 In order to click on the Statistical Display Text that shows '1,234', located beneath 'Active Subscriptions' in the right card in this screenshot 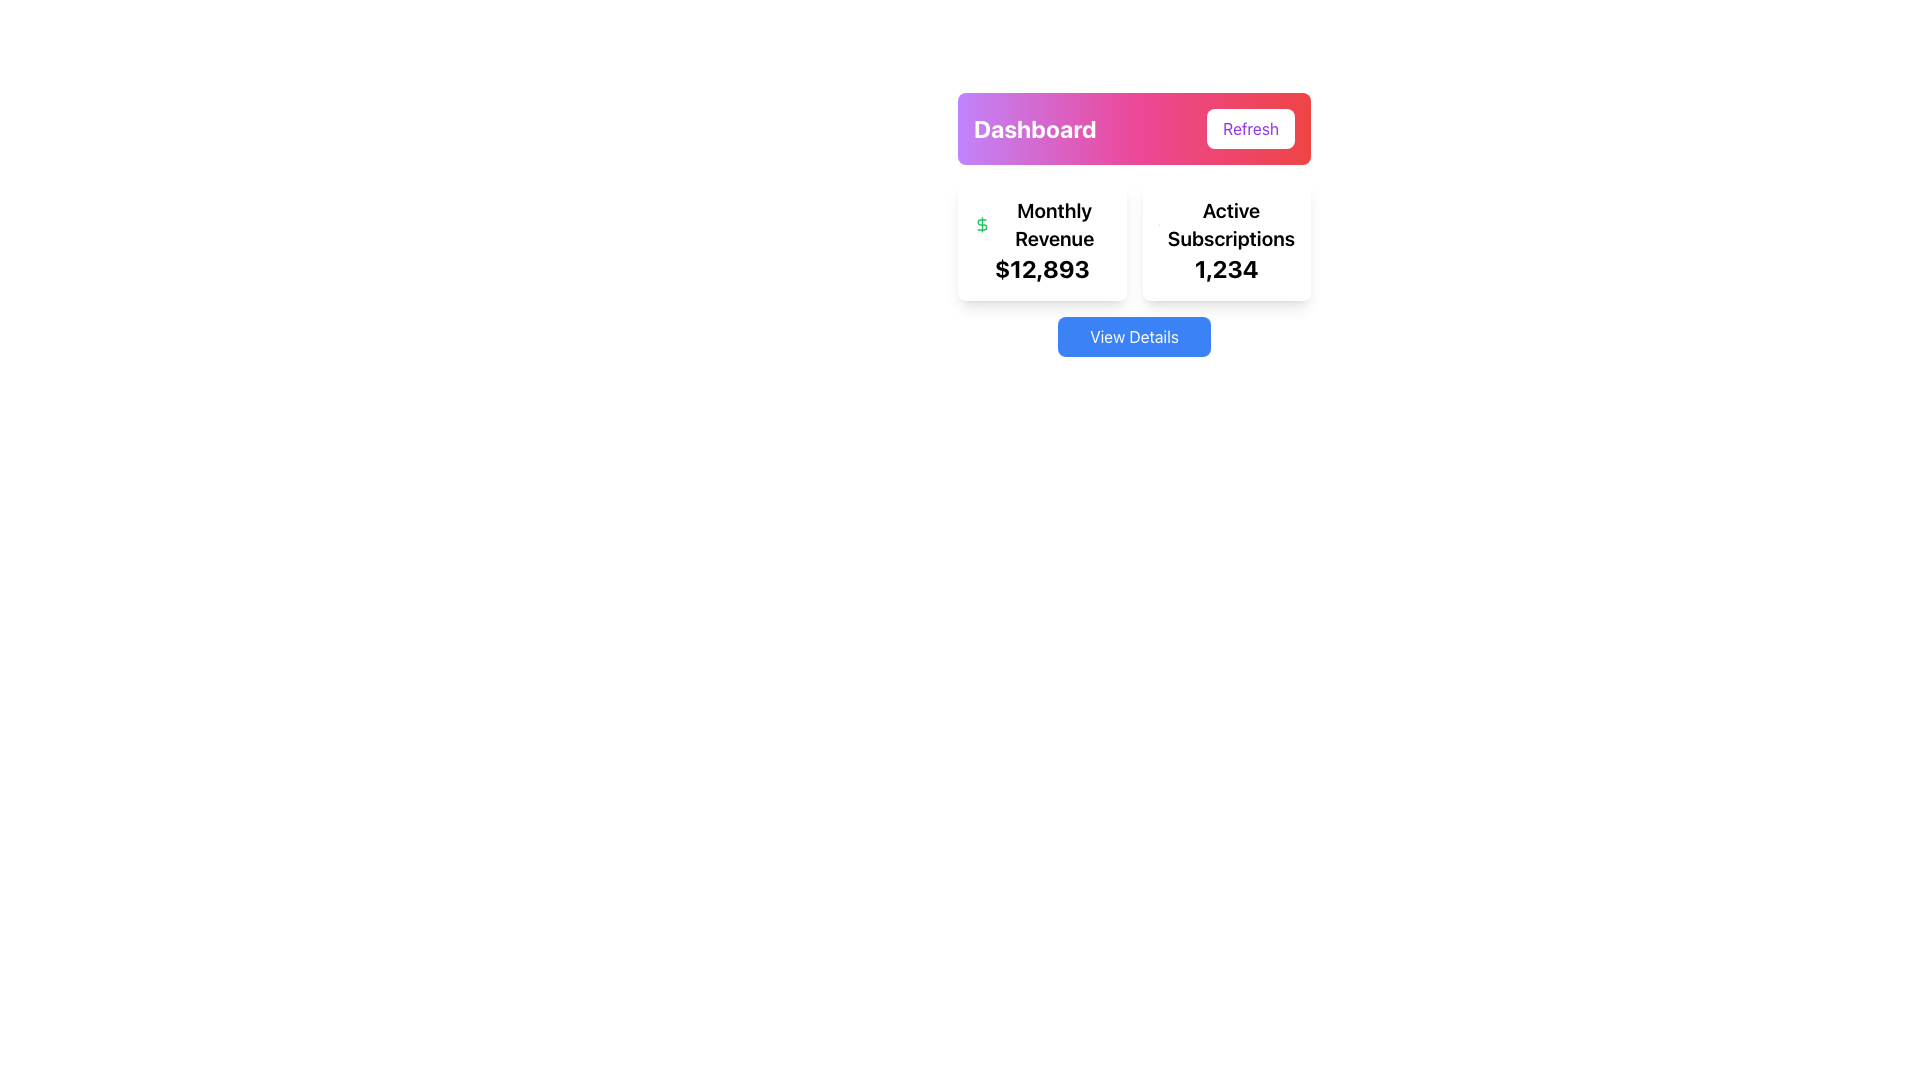, I will do `click(1225, 268)`.